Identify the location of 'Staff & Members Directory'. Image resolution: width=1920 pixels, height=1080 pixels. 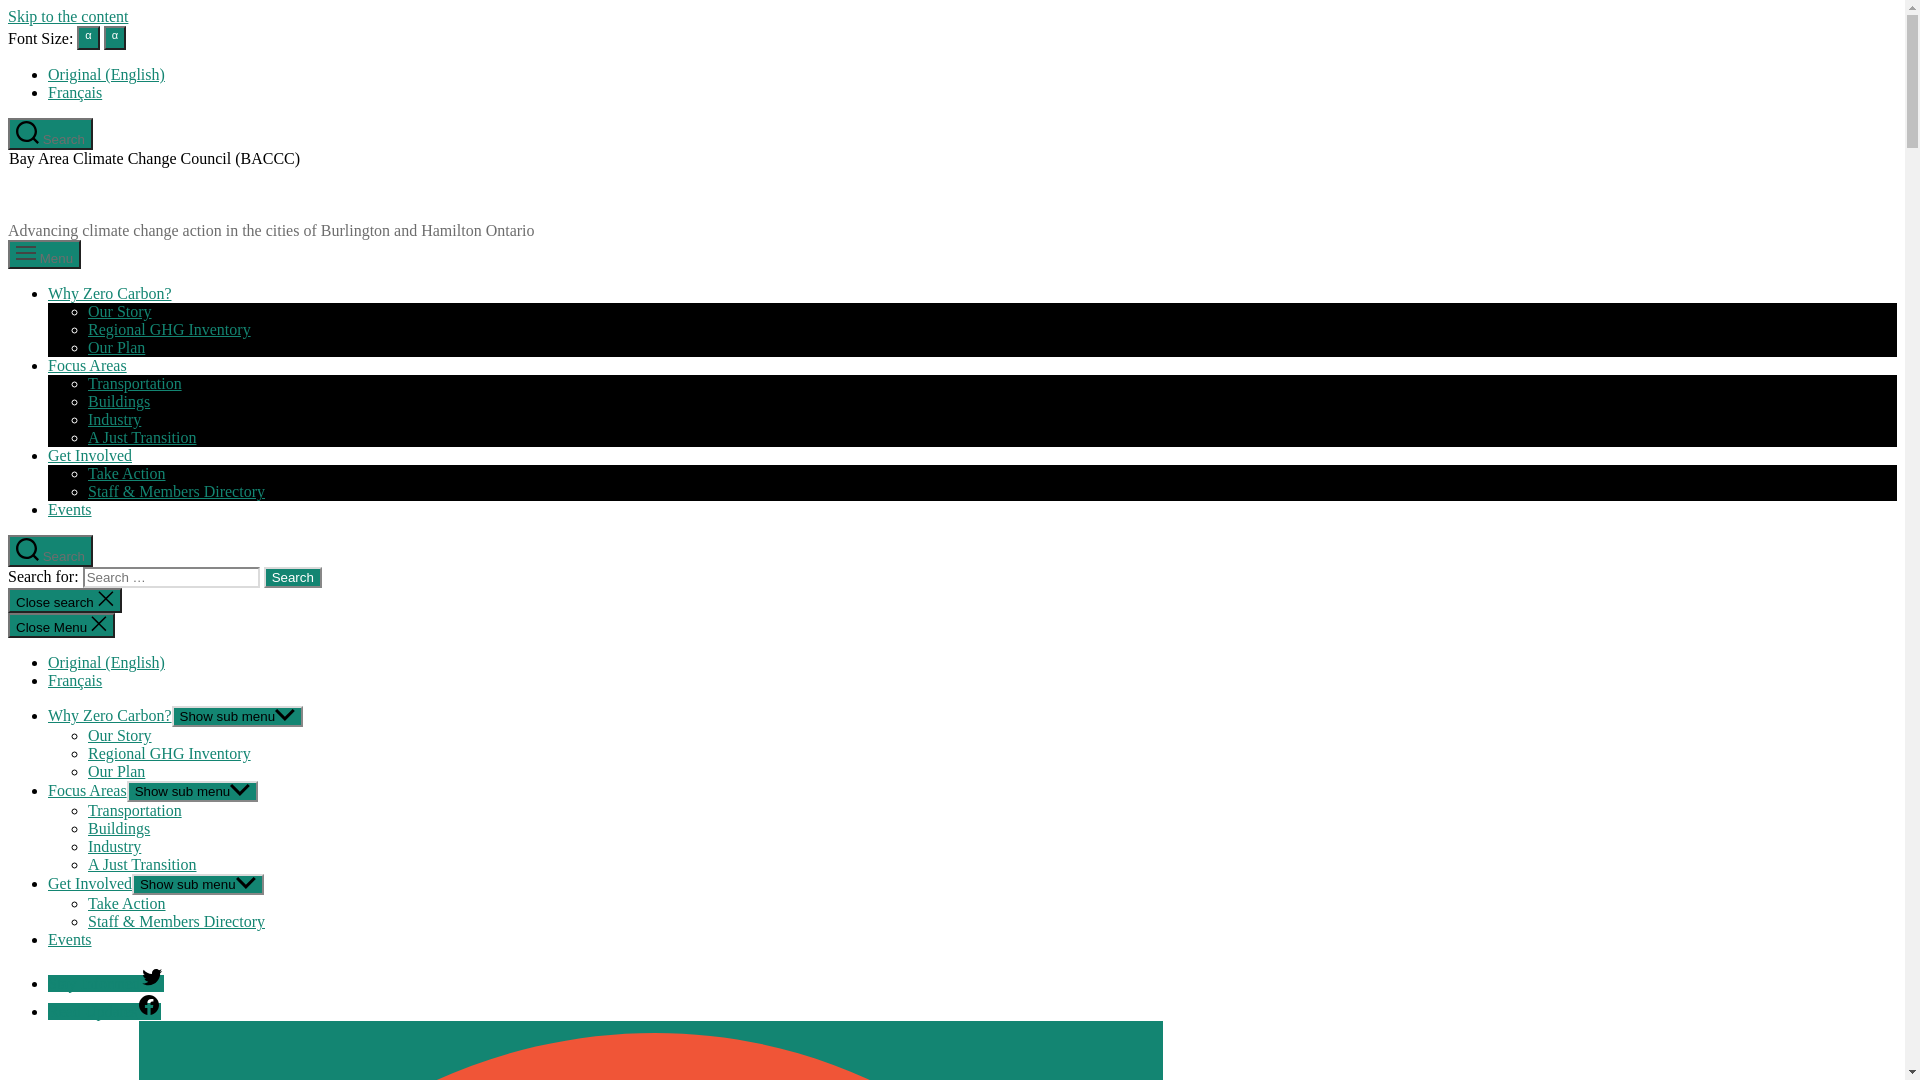
(86, 921).